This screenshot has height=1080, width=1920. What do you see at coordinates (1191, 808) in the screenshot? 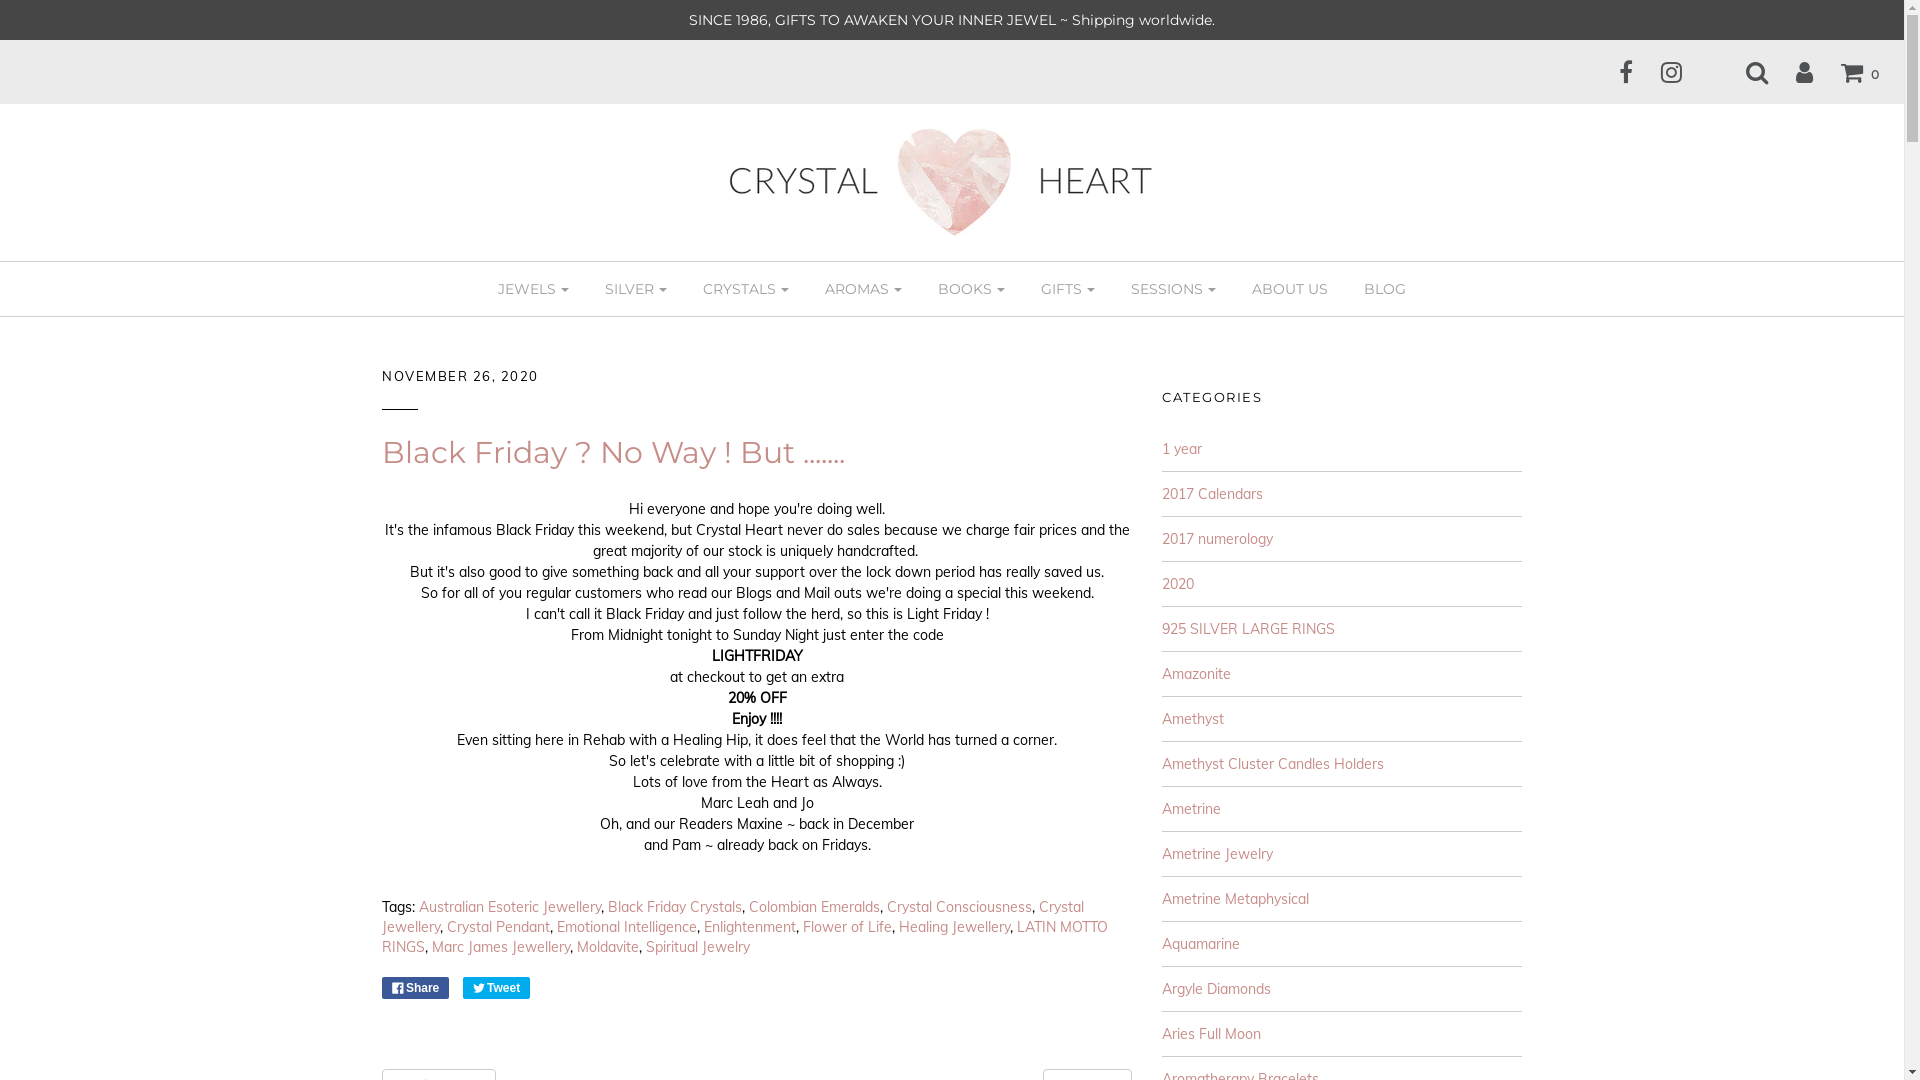
I see `'Ametrine'` at bounding box center [1191, 808].